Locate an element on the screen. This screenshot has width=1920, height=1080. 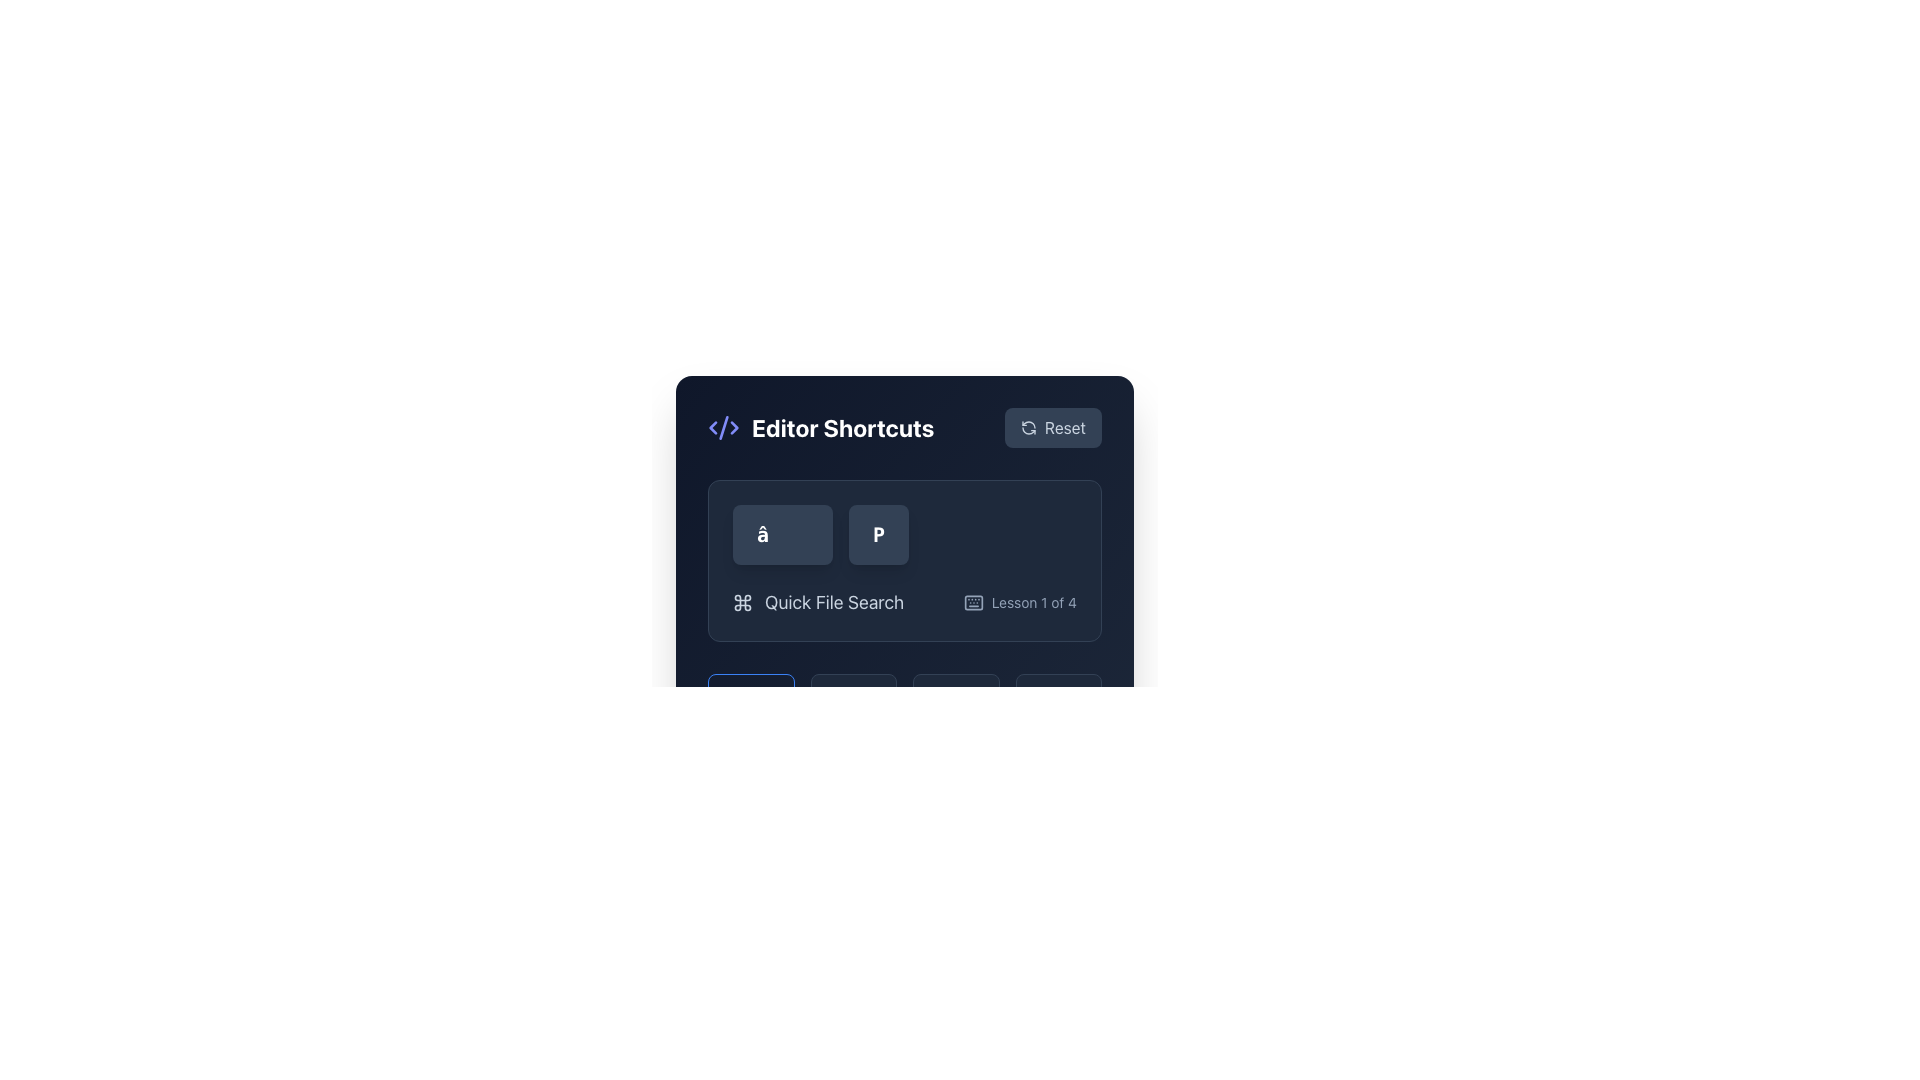
the 'Editor Shortcuts' text label, which serves as a title indicating the section for editor shortcuts, positioned slightly to the right of a code icon is located at coordinates (843, 427).